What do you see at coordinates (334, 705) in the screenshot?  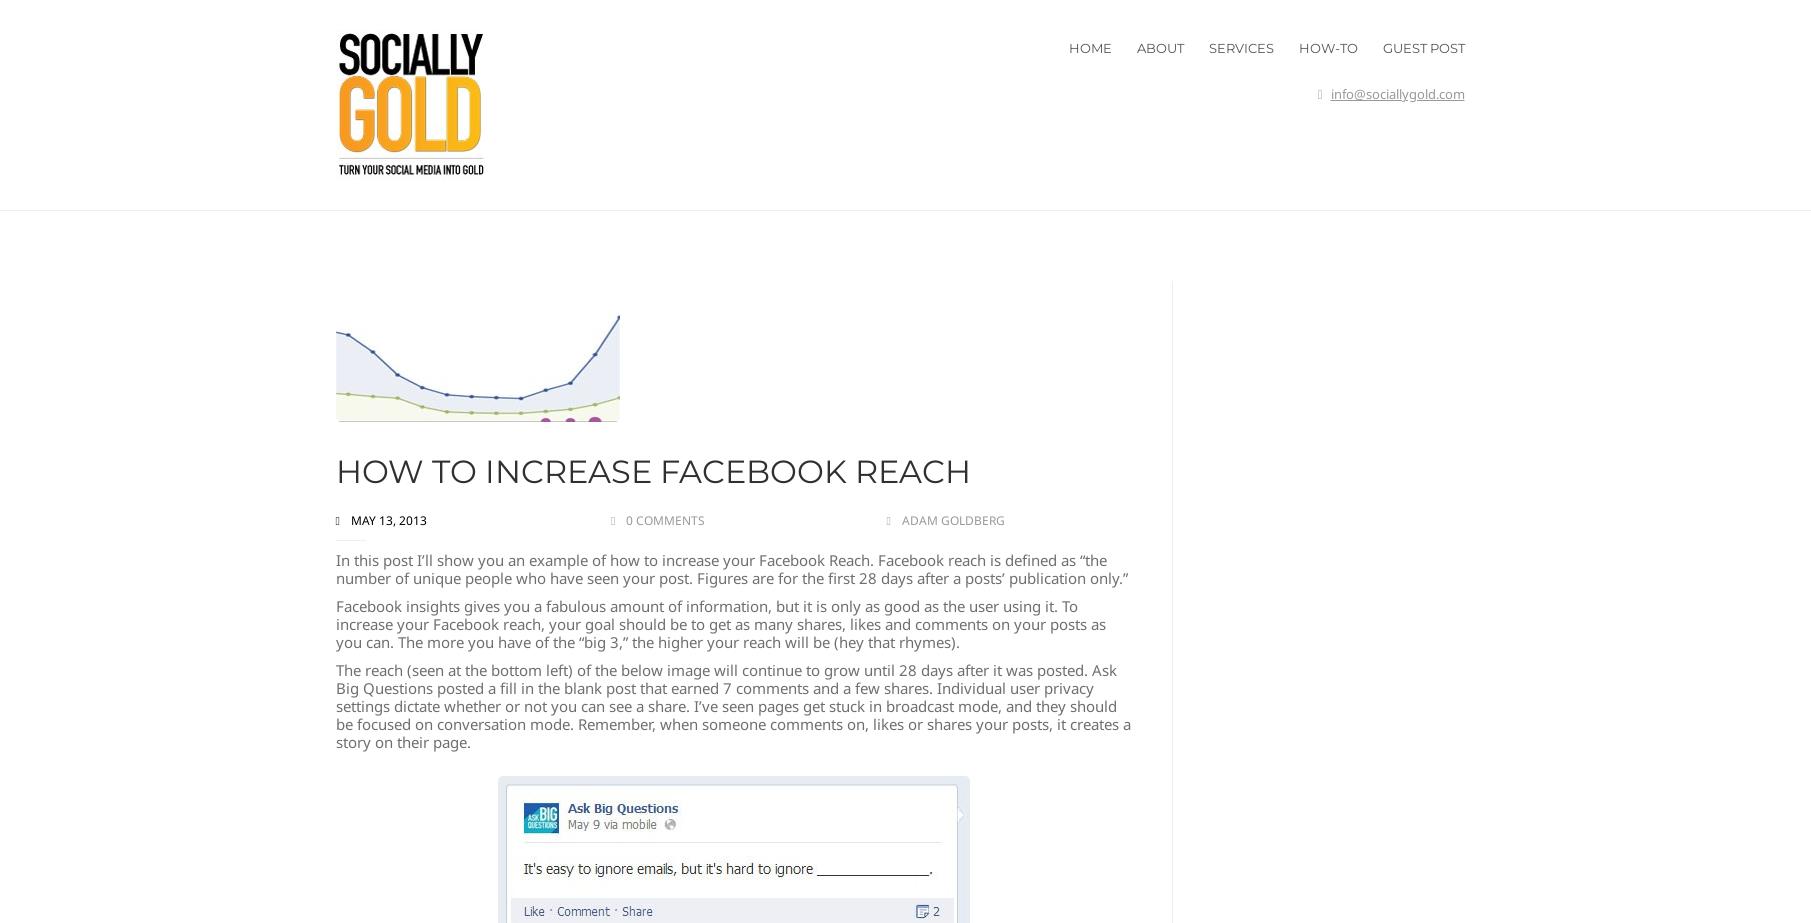 I see `'The reach (seen at the bottom left) of the below image will continue to grow until 28 days after it was posted. Ask Big Questions posted a fill in the blank post that earned 7 comments and a few shares. Individual user privacy settings dictate whether or not you can see a share. I’ve seen pages get stuck in broadcast mode, and they should be focused on conversation mode. Remember, when someone comments on, likes or shares your posts, it creates a story on their page.'` at bounding box center [334, 705].